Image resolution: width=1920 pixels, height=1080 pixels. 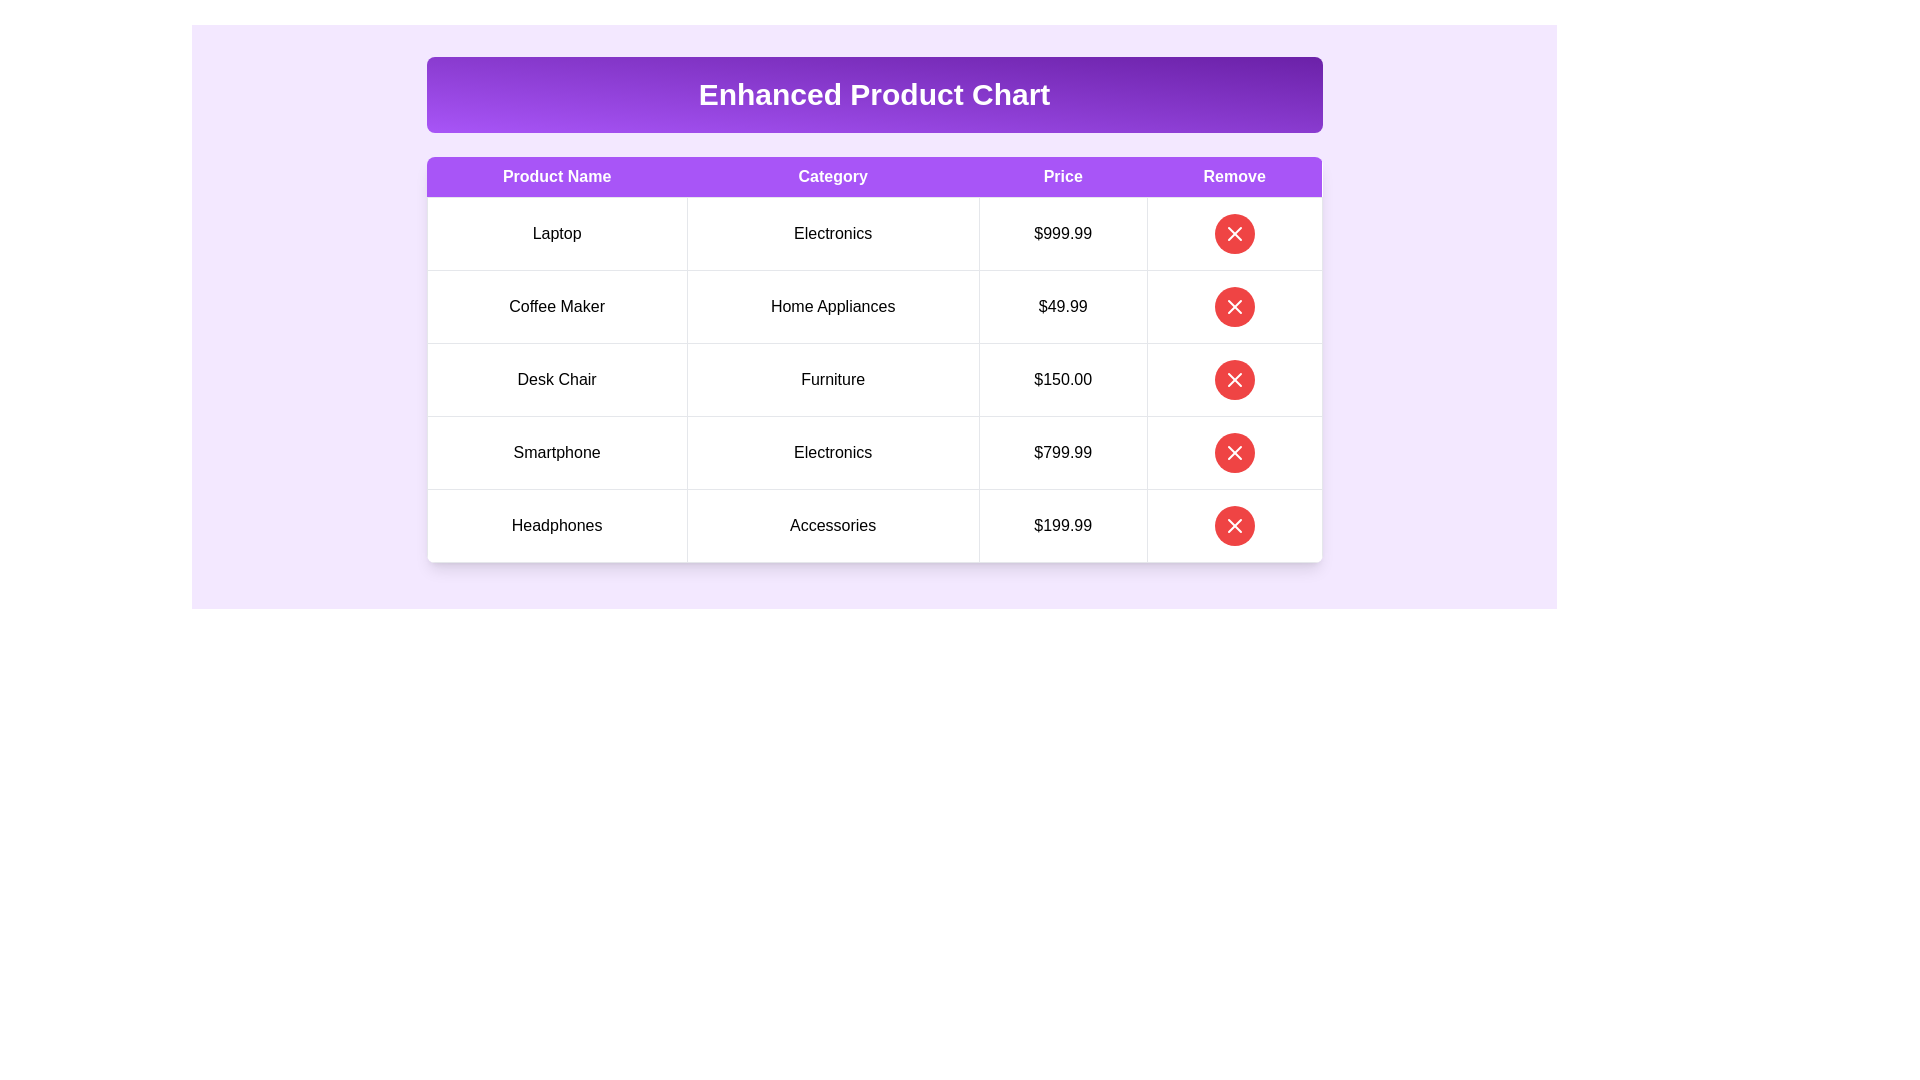 I want to click on the circular red button with a white 'X' icon in the 'Remove' column of the second row, so click(x=1233, y=307).